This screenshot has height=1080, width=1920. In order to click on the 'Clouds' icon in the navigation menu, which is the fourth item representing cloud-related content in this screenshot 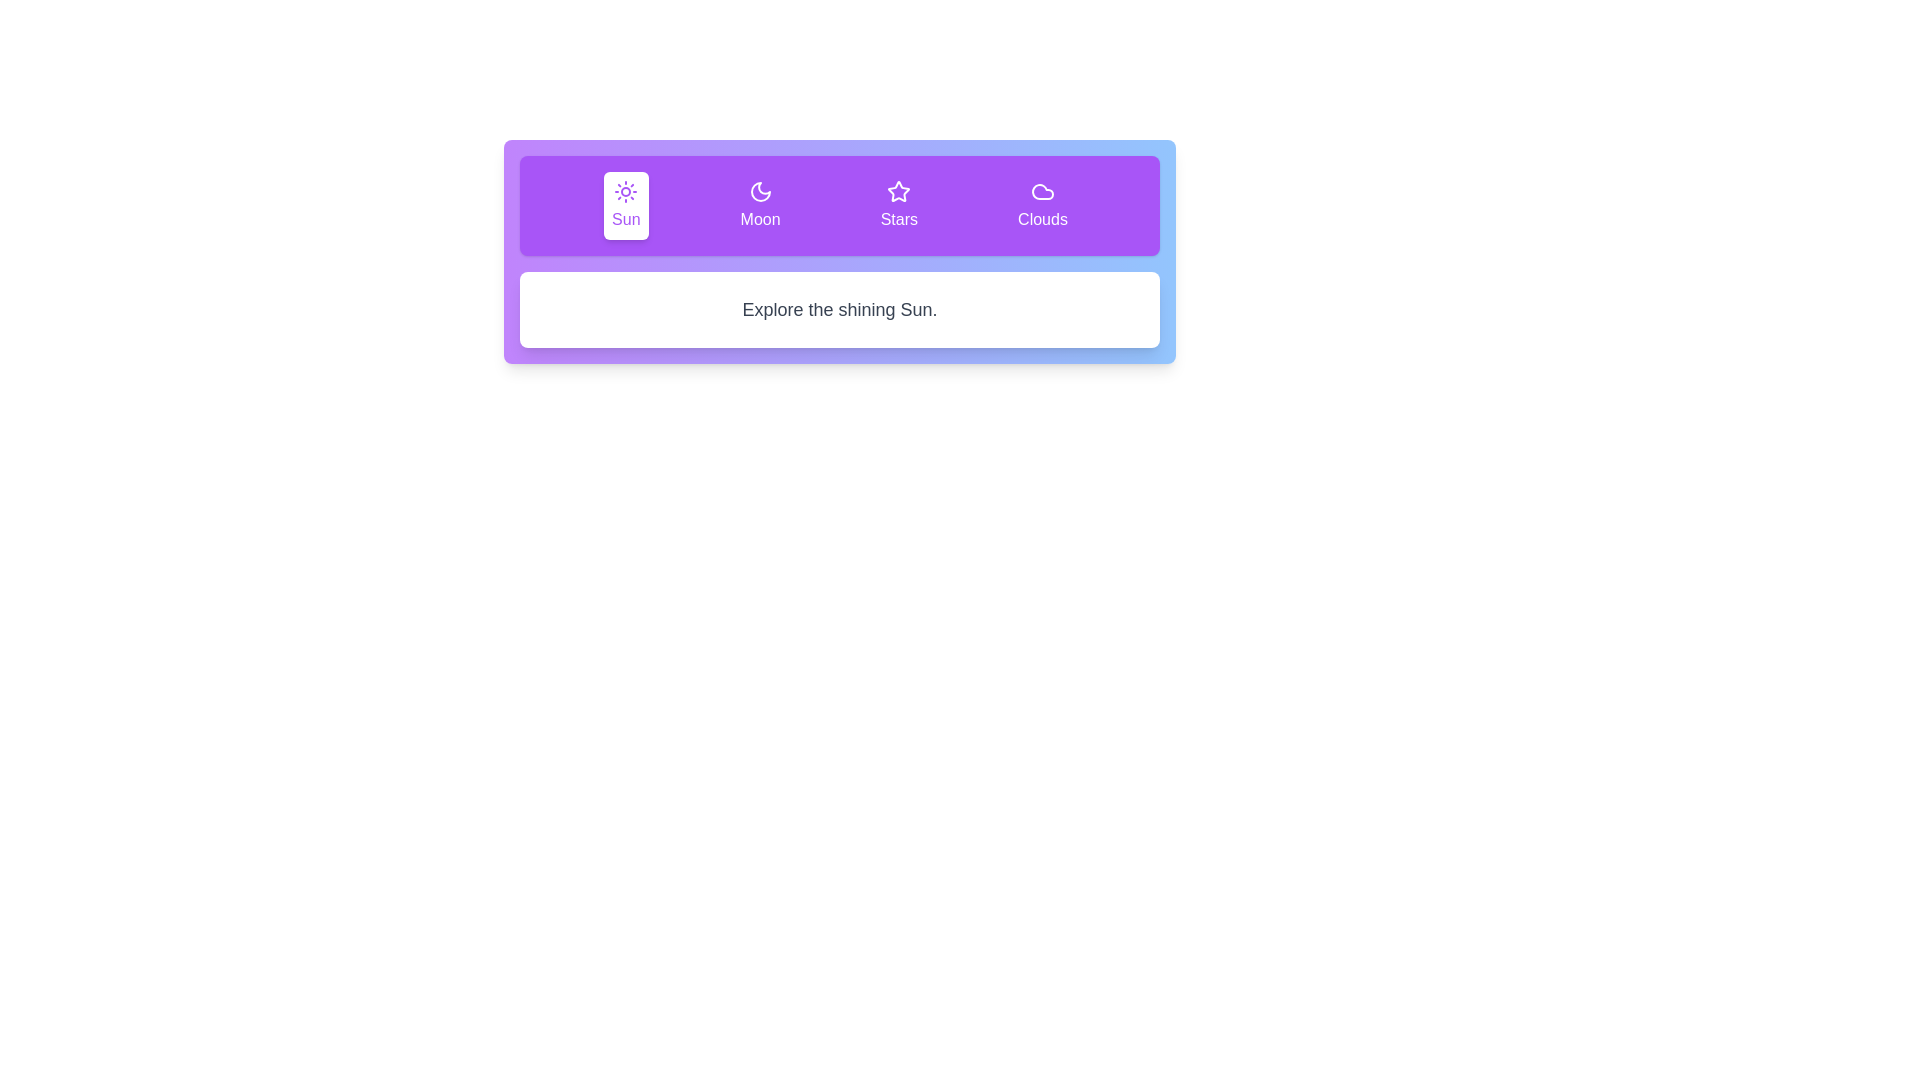, I will do `click(1041, 192)`.